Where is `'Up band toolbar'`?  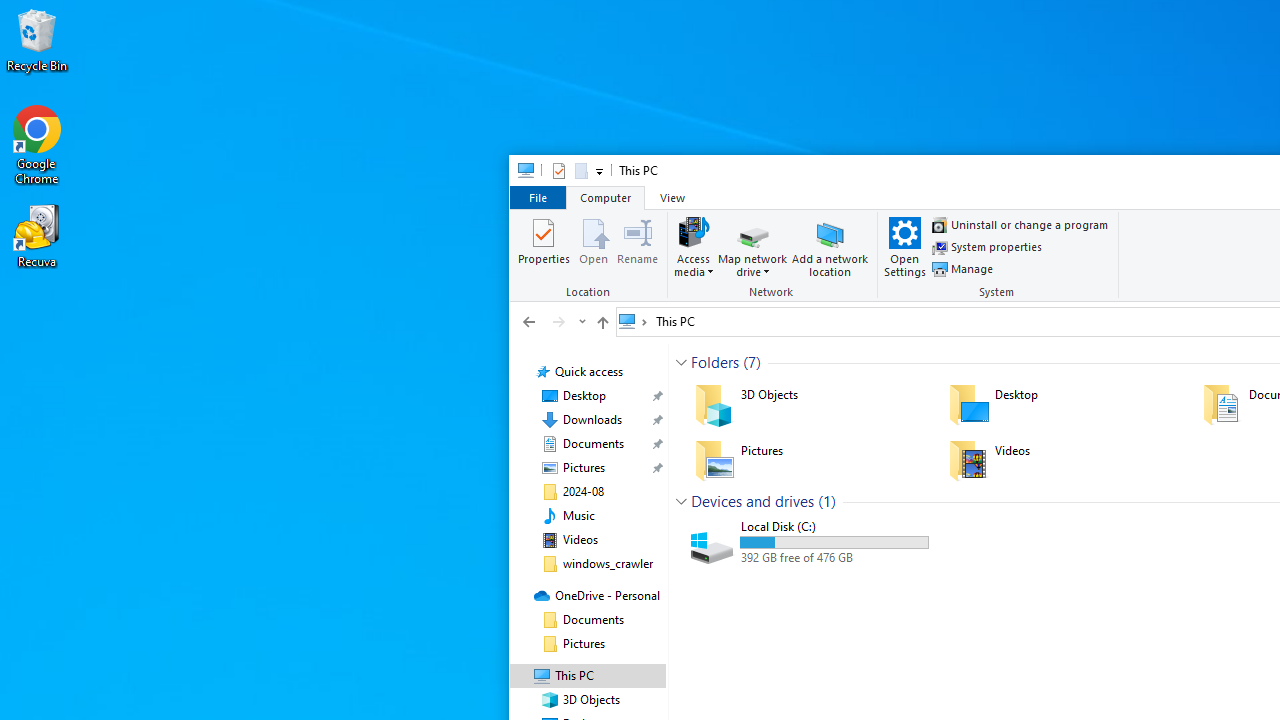
'Up band toolbar' is located at coordinates (601, 324).